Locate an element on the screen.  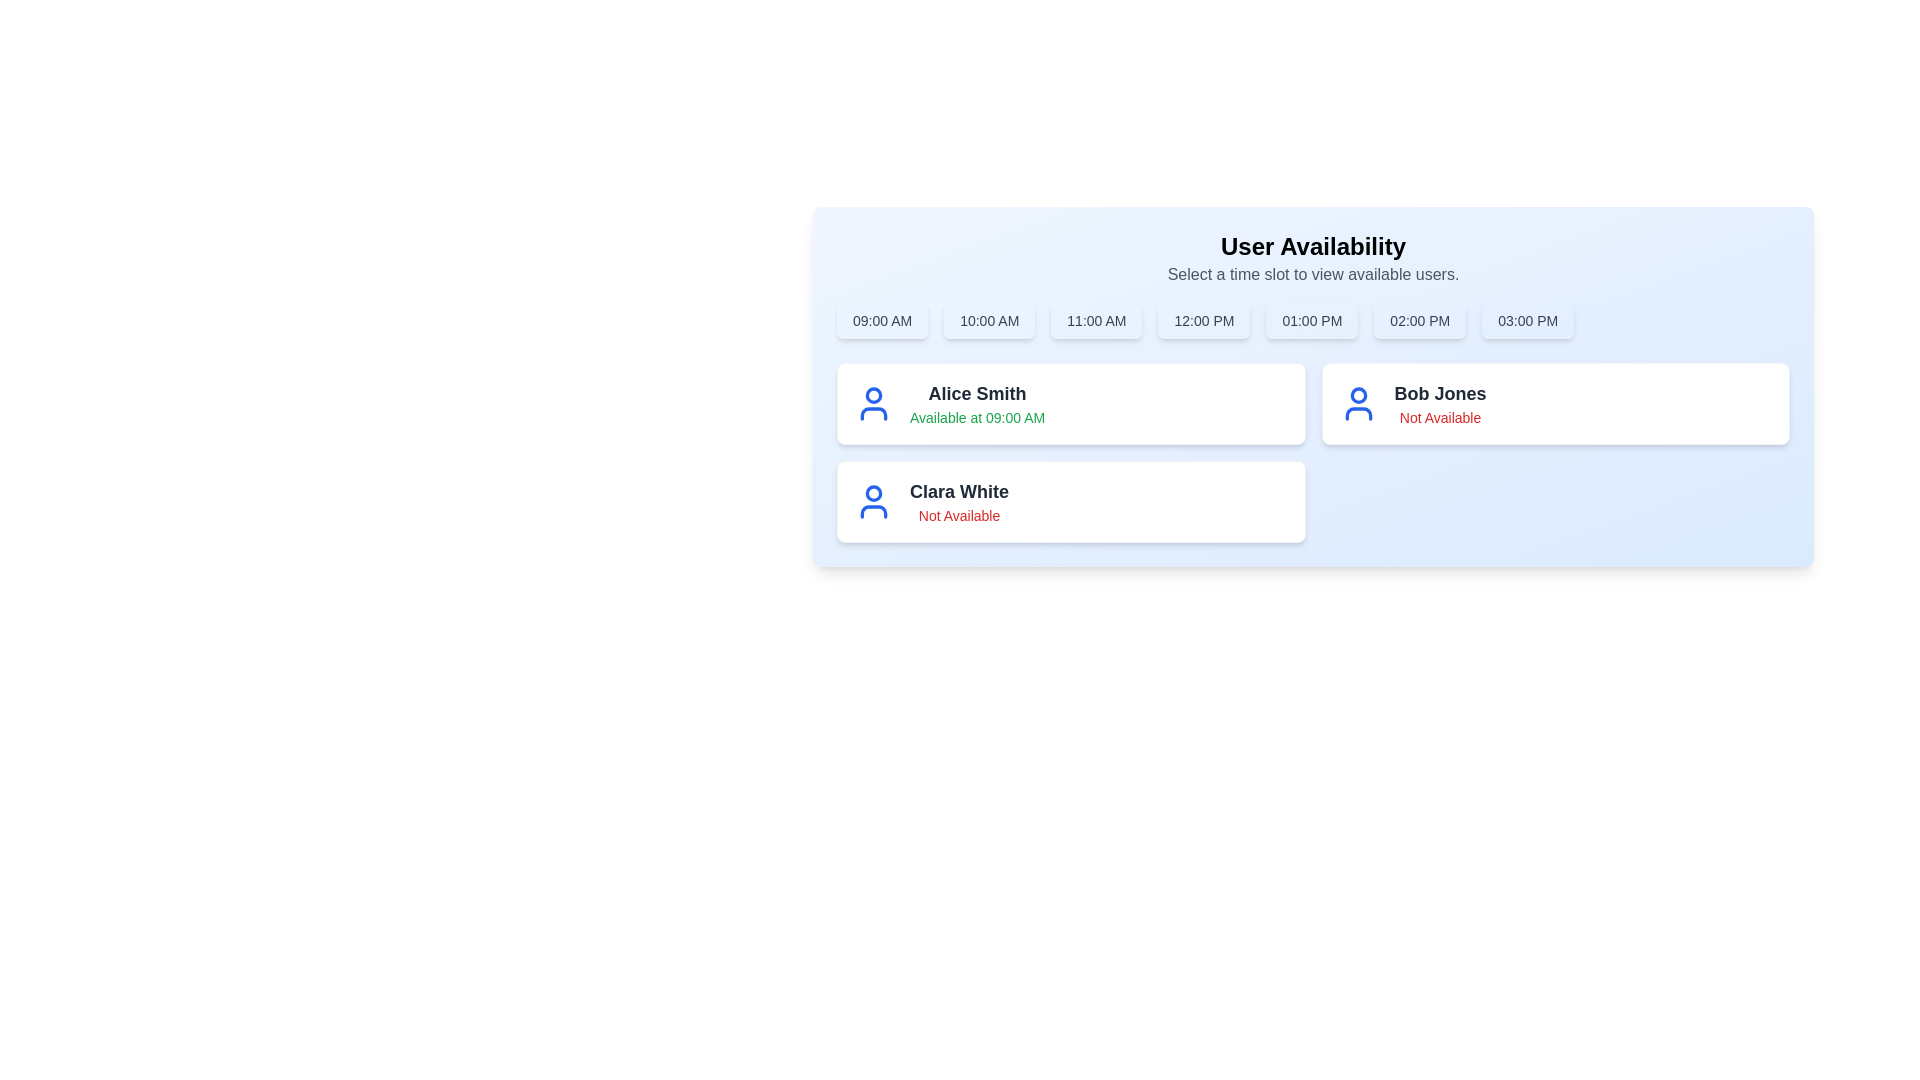
the instructional static text located directly beneath the 'User Availability' heading, which guides users on the purpose of the time slot interface is located at coordinates (1313, 274).